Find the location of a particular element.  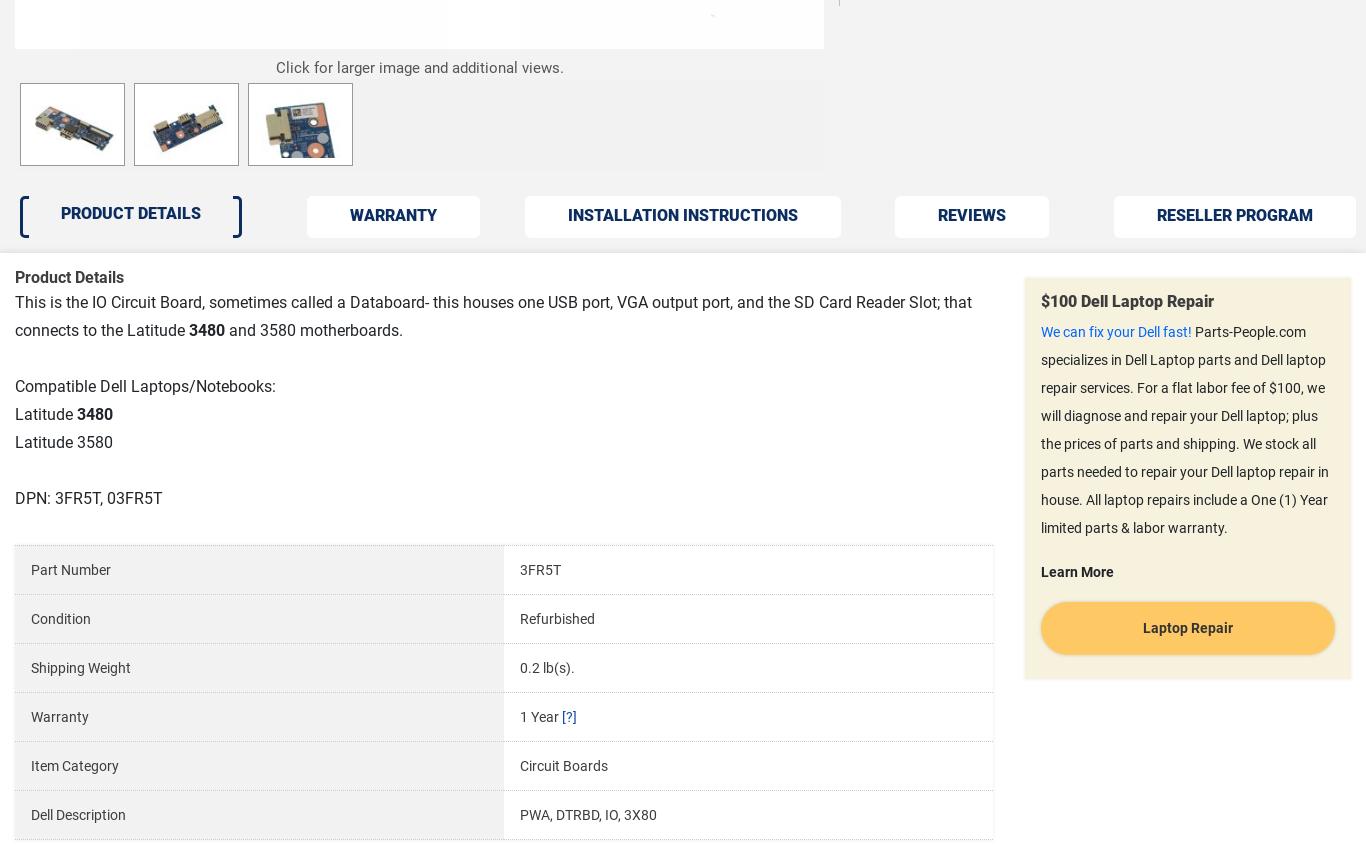

'Dell Parts' is located at coordinates (273, 536).